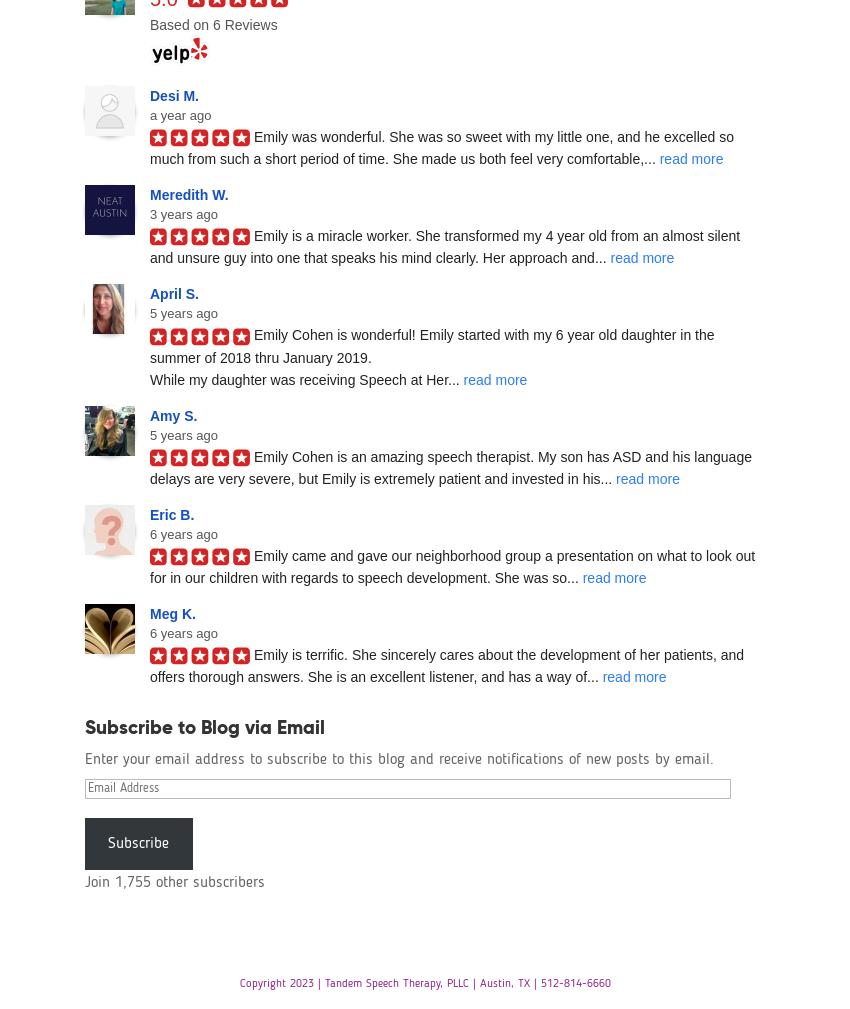 The width and height of the screenshot is (850, 1009). I want to click on 'Subscribe', so click(138, 843).